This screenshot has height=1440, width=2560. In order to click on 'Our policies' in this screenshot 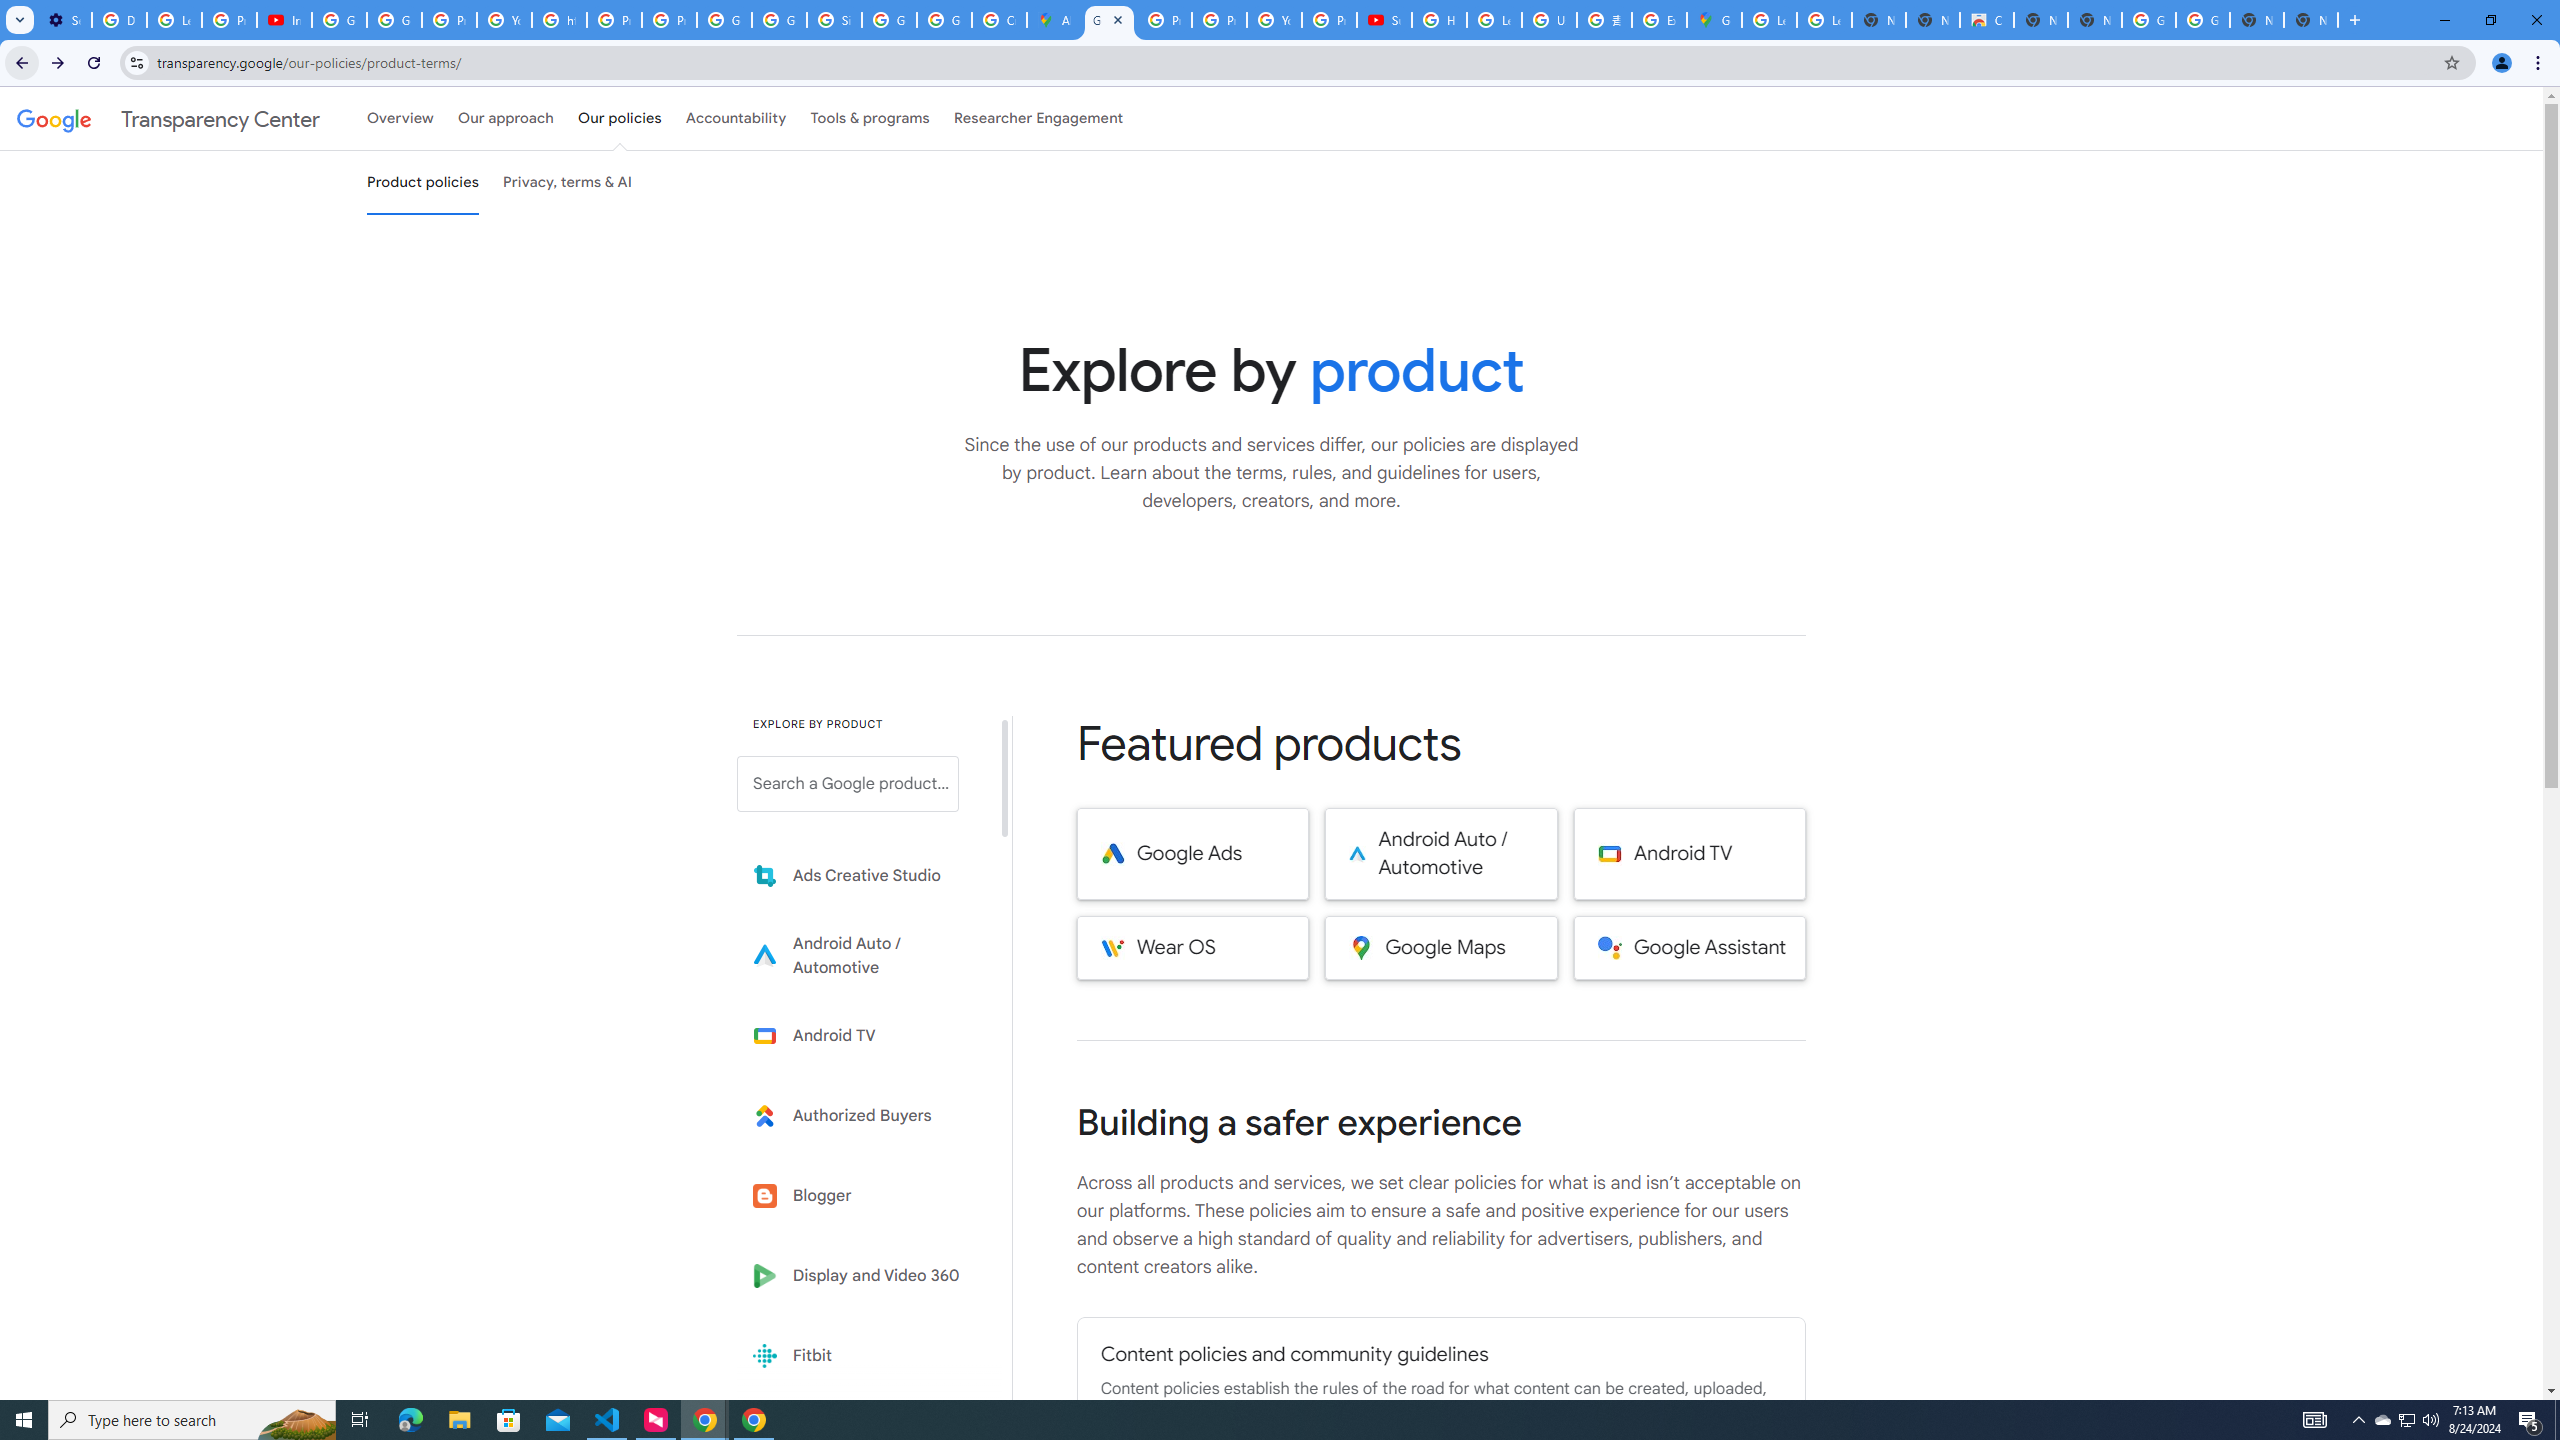, I will do `click(619, 118)`.